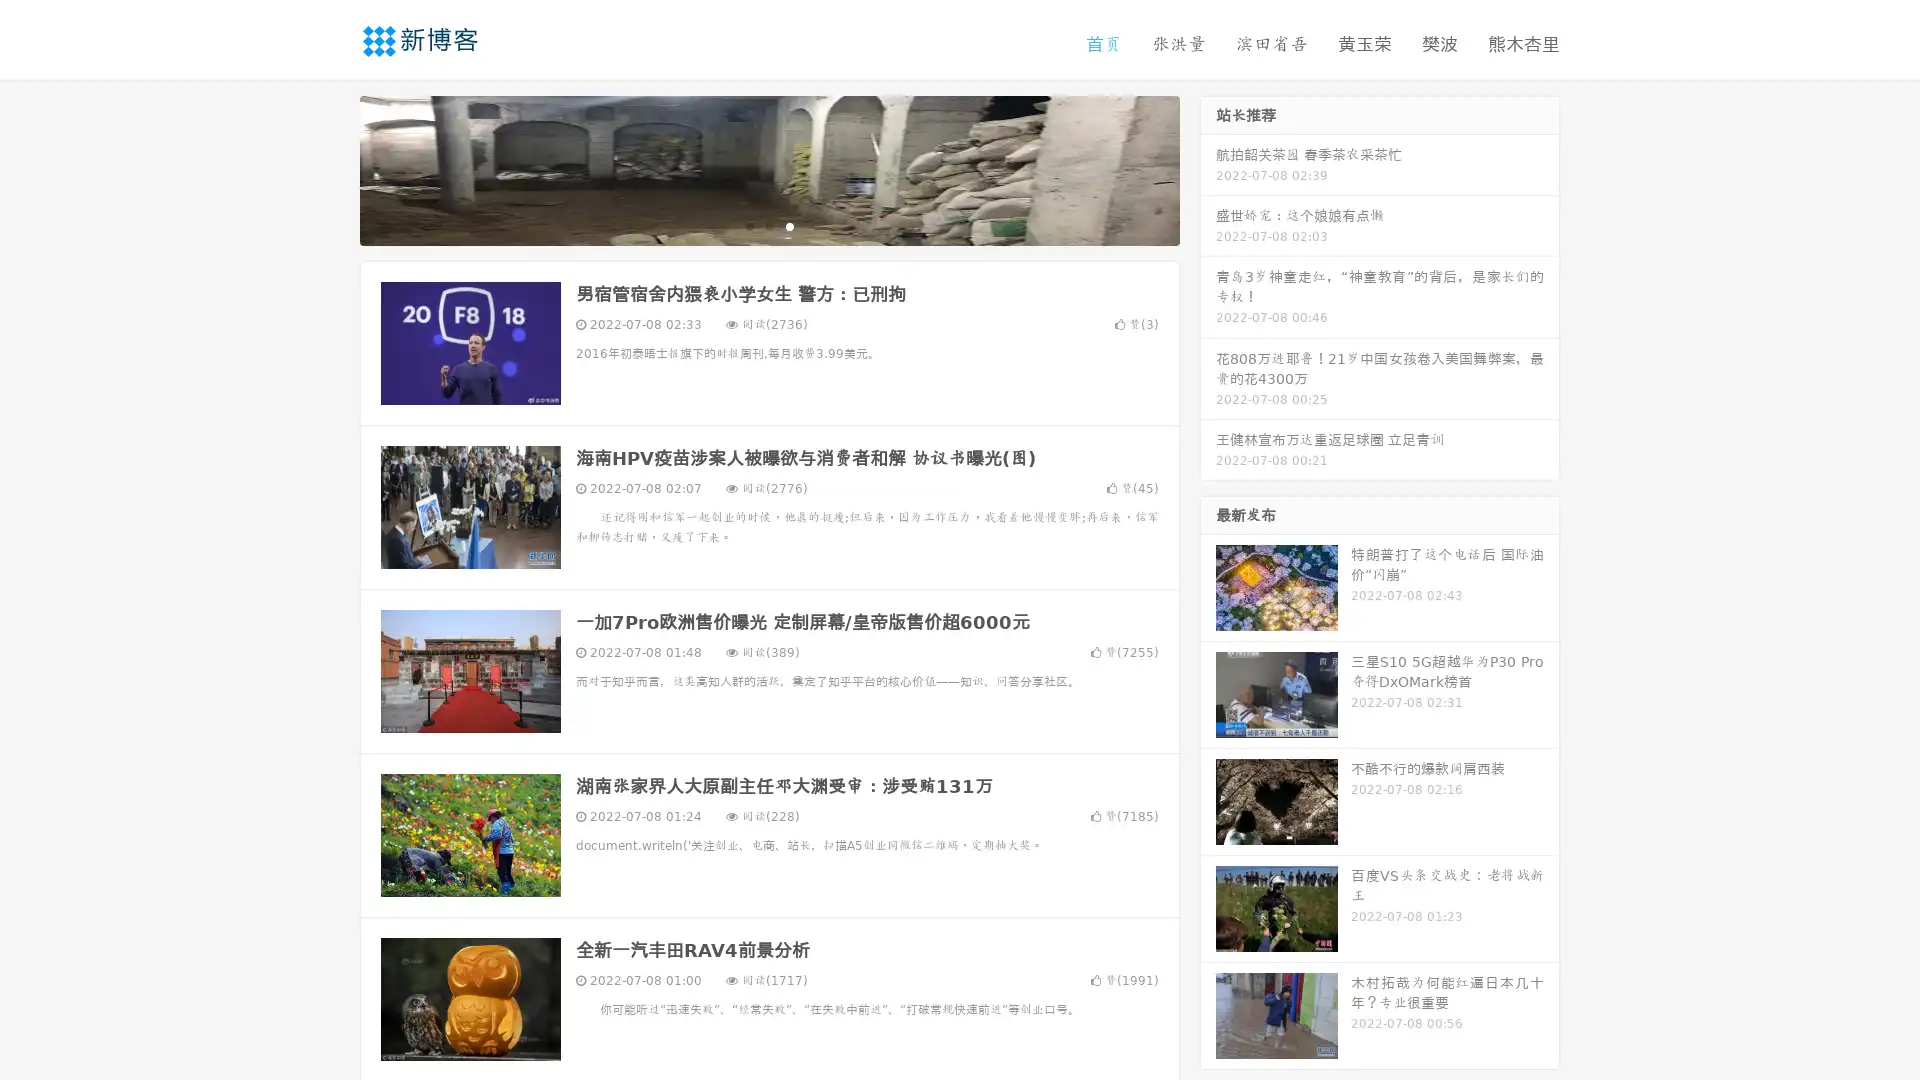  I want to click on Go to slide 1, so click(748, 225).